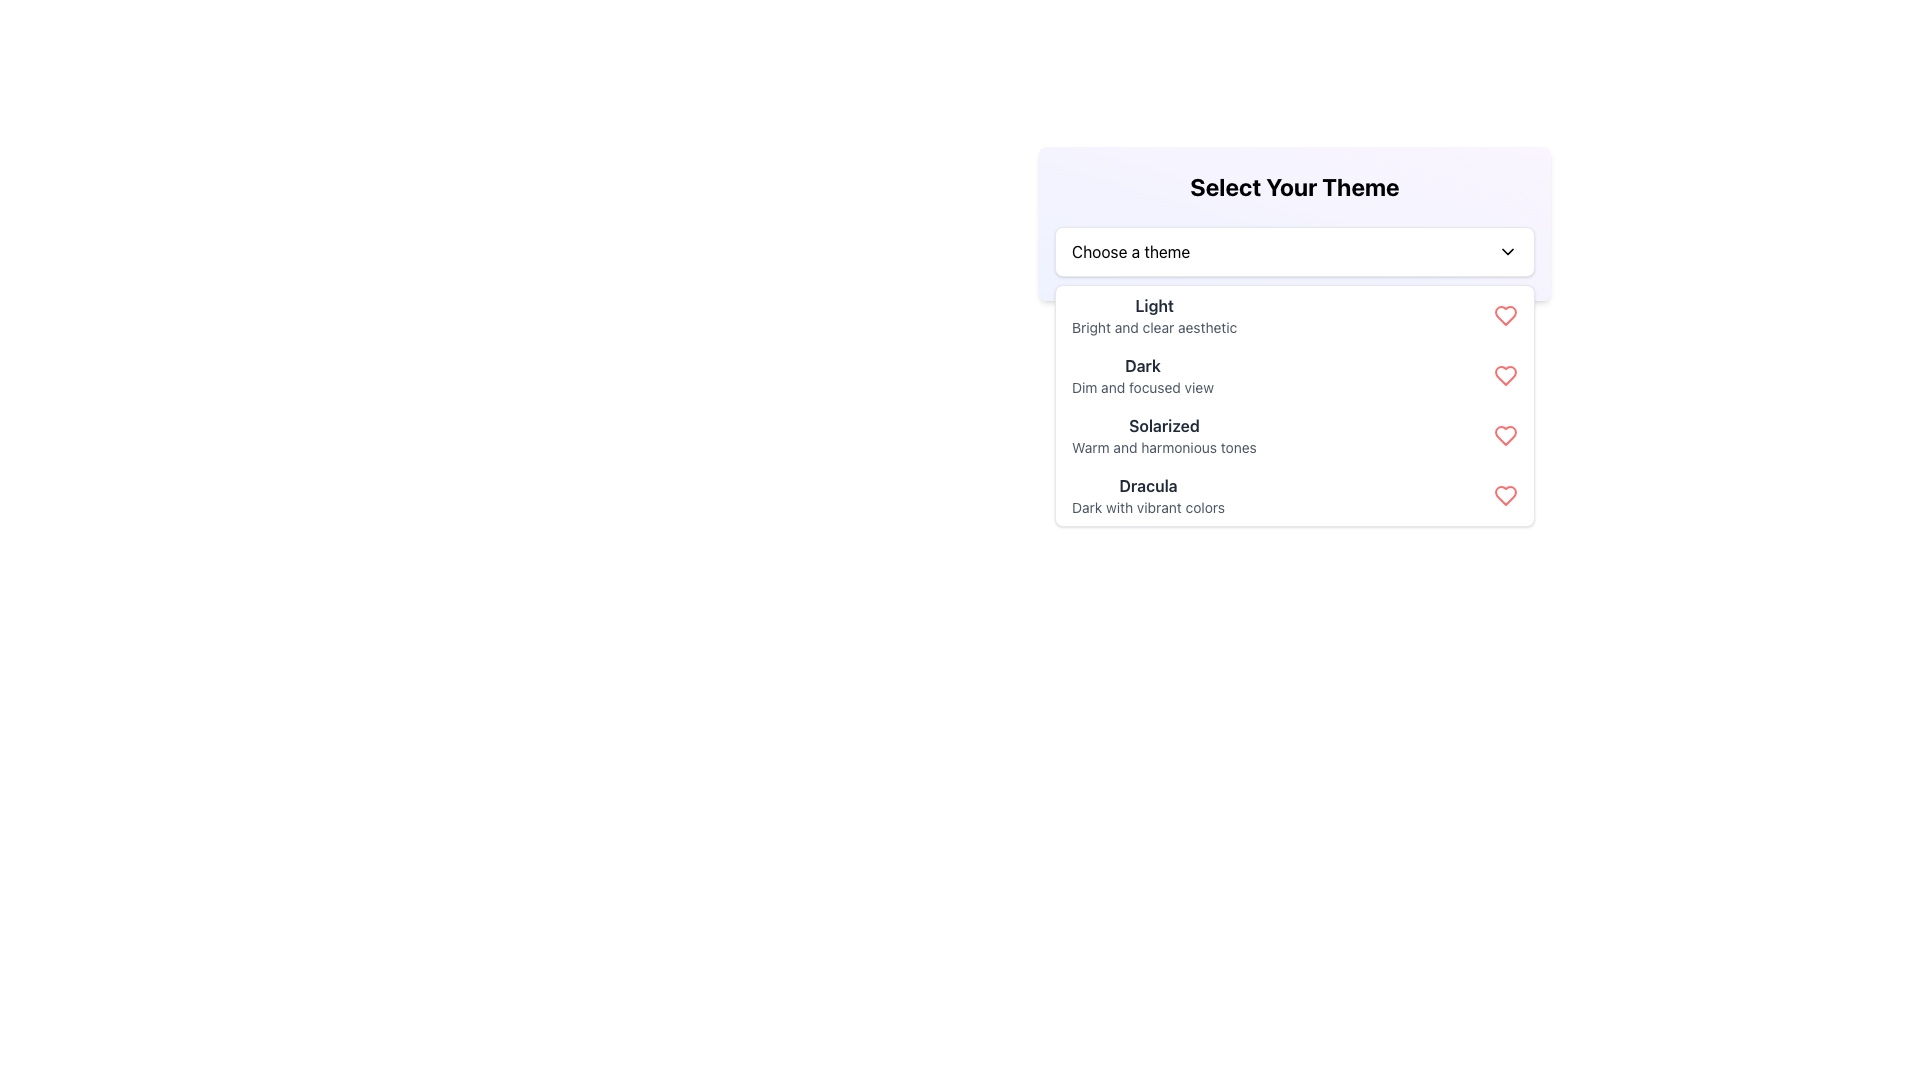  I want to click on the dropdown menu titled 'Select Your Theme', so click(1295, 223).